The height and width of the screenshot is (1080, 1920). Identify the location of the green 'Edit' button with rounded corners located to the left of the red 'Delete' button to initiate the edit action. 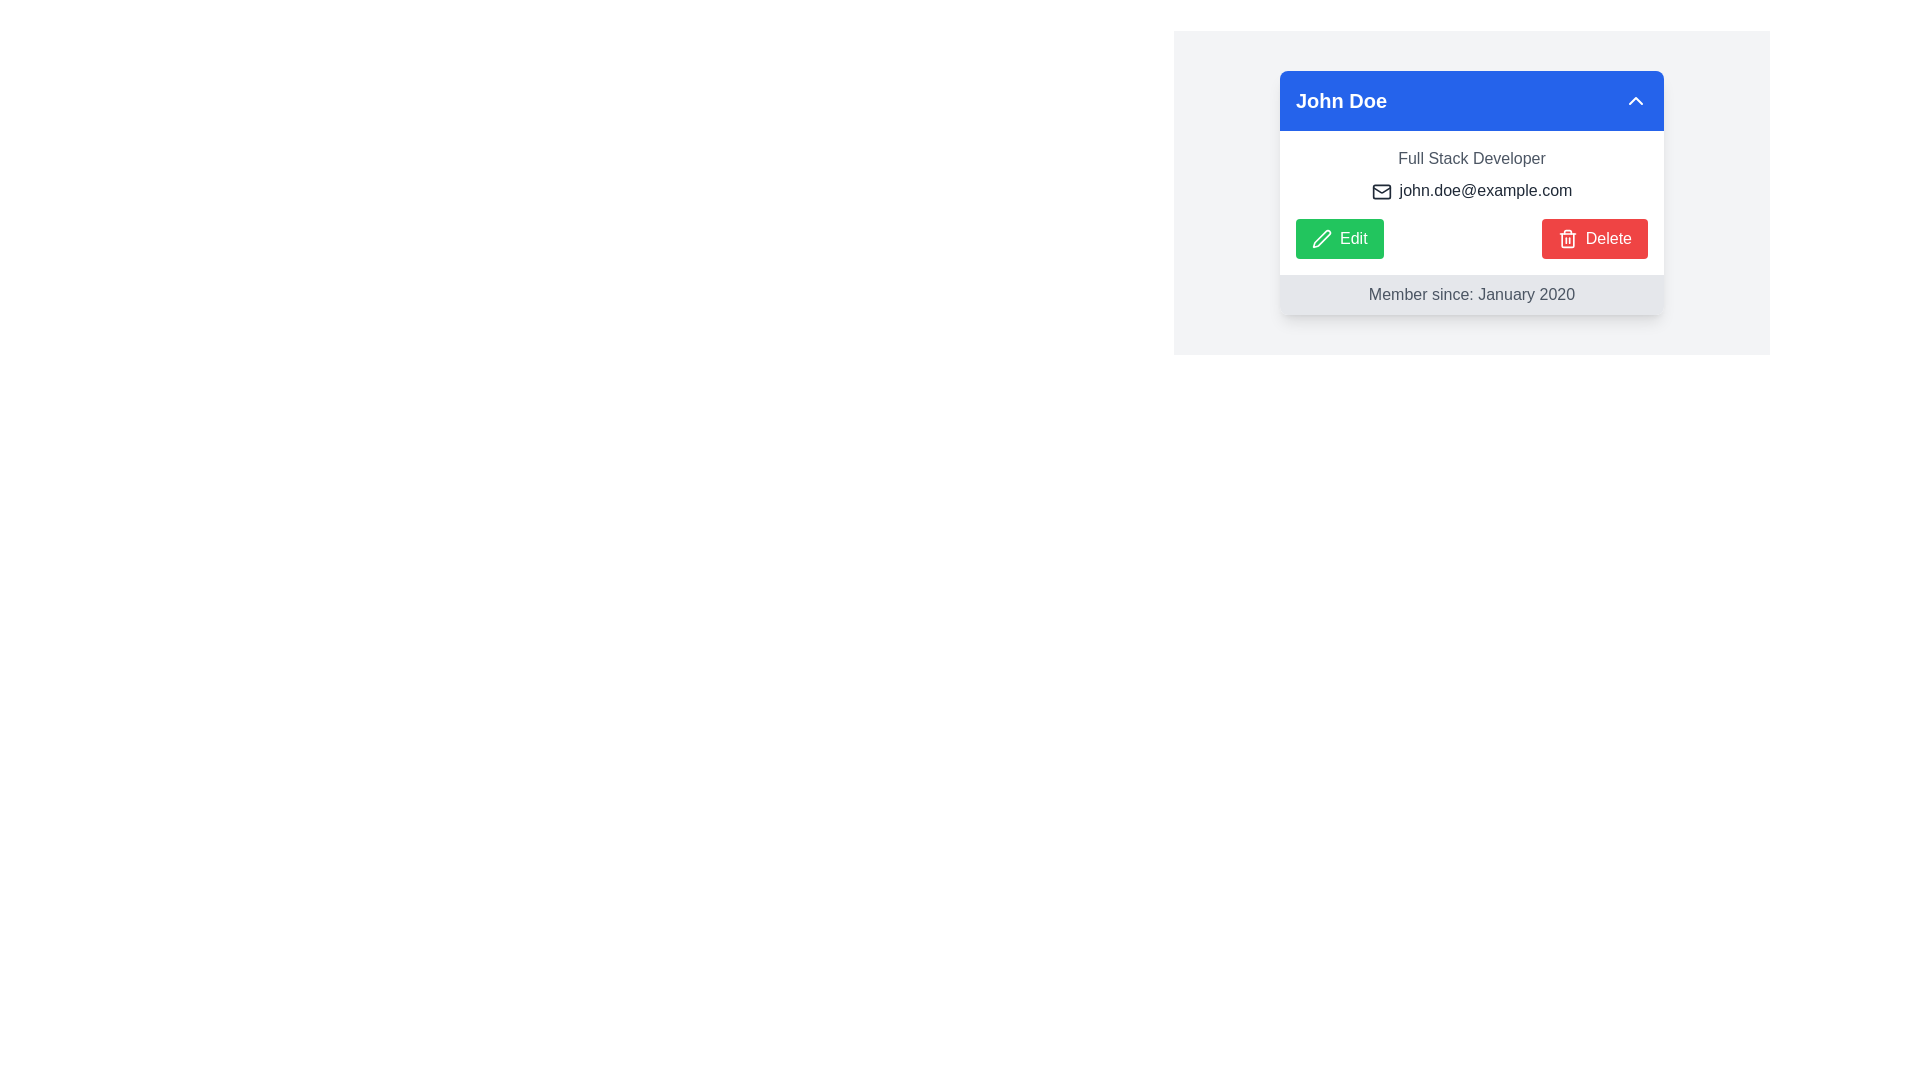
(1339, 238).